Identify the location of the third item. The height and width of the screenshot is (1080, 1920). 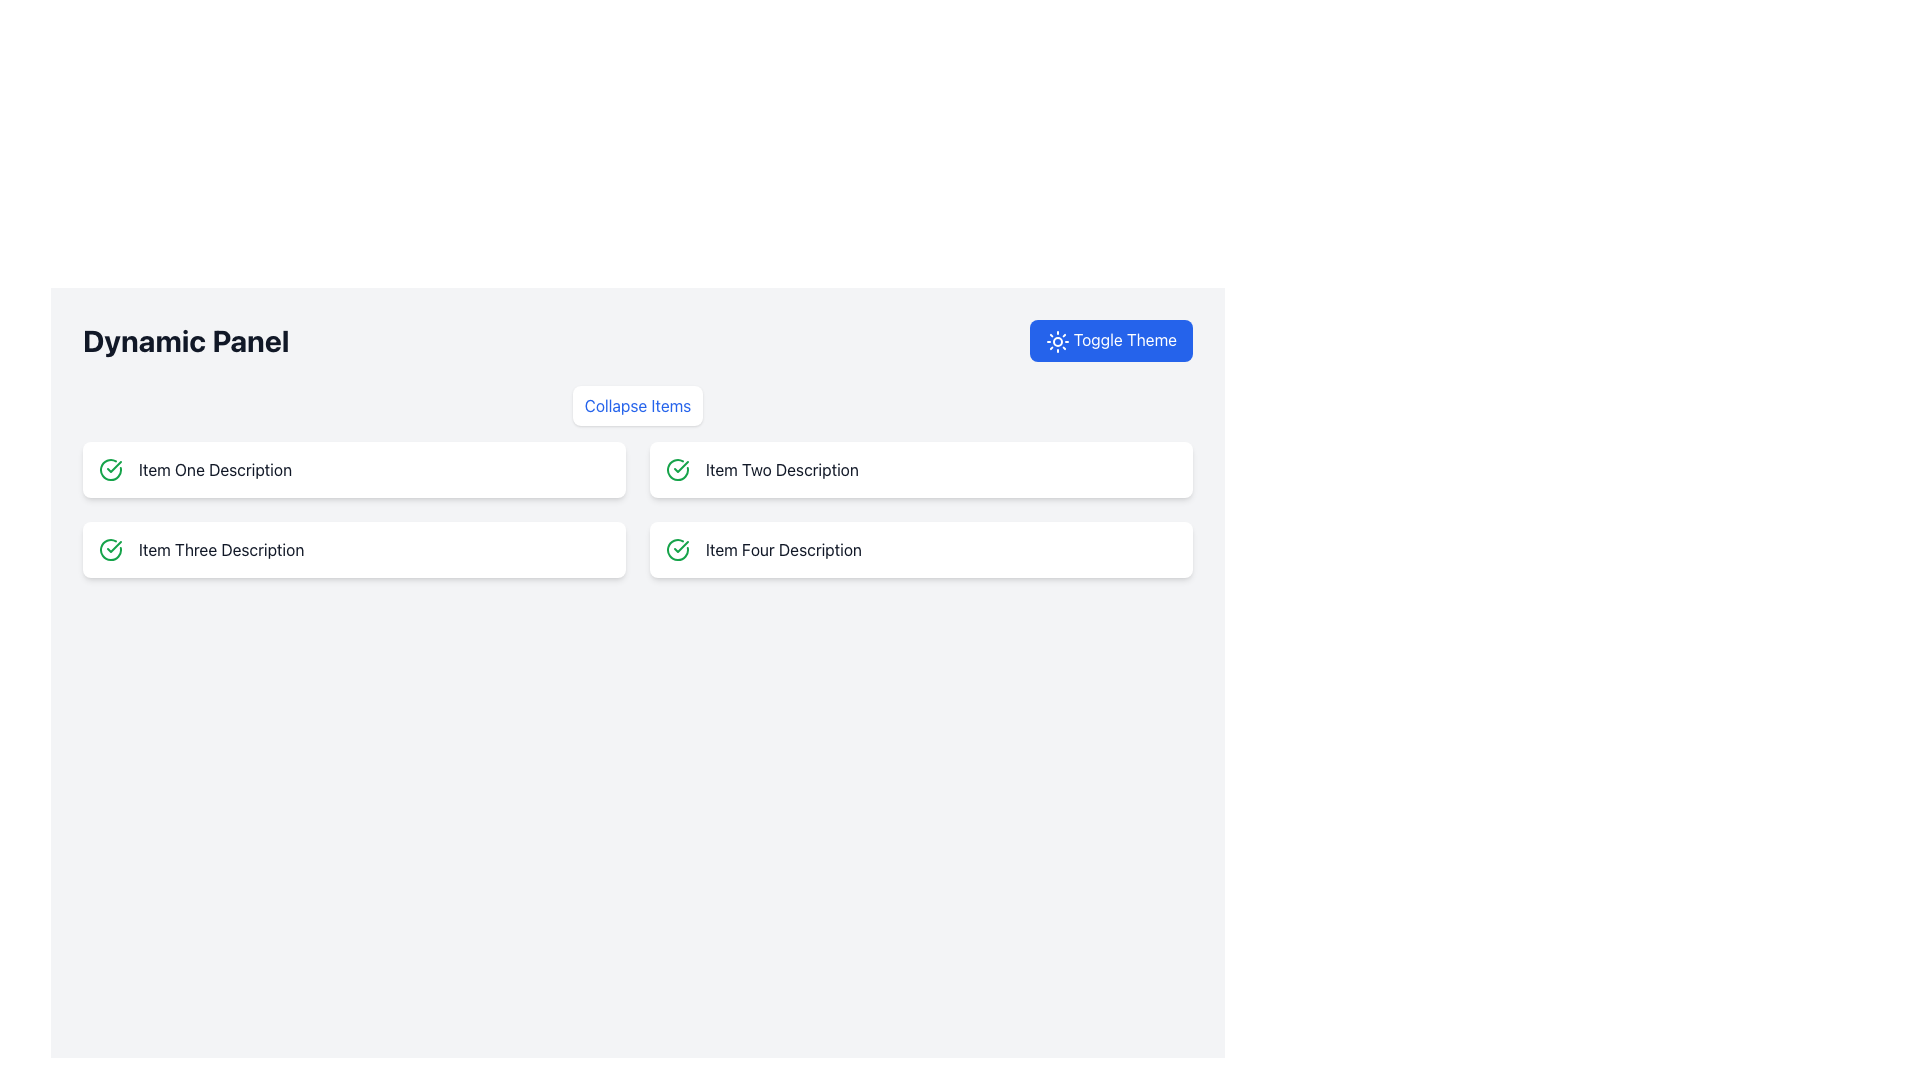
(354, 549).